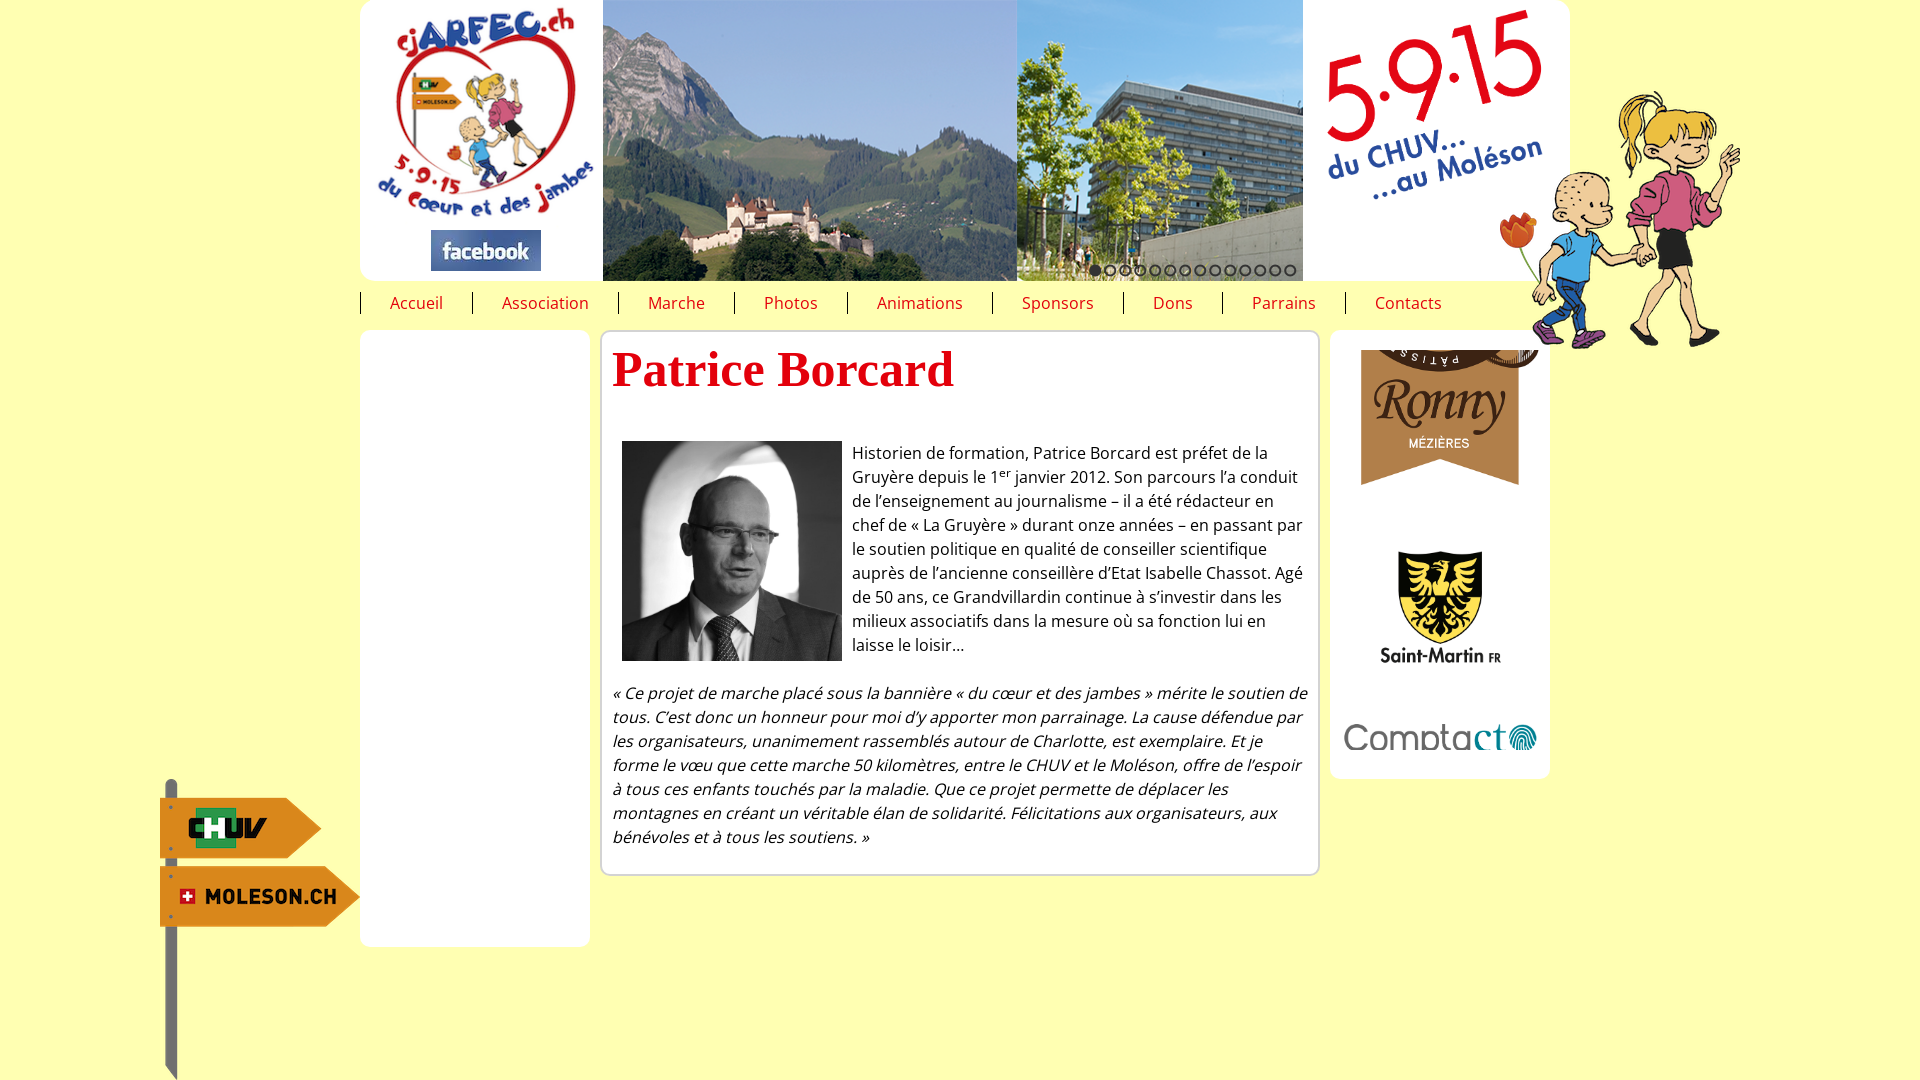 The image size is (1920, 1080). Describe the element at coordinates (1252, 270) in the screenshot. I see `'12'` at that location.